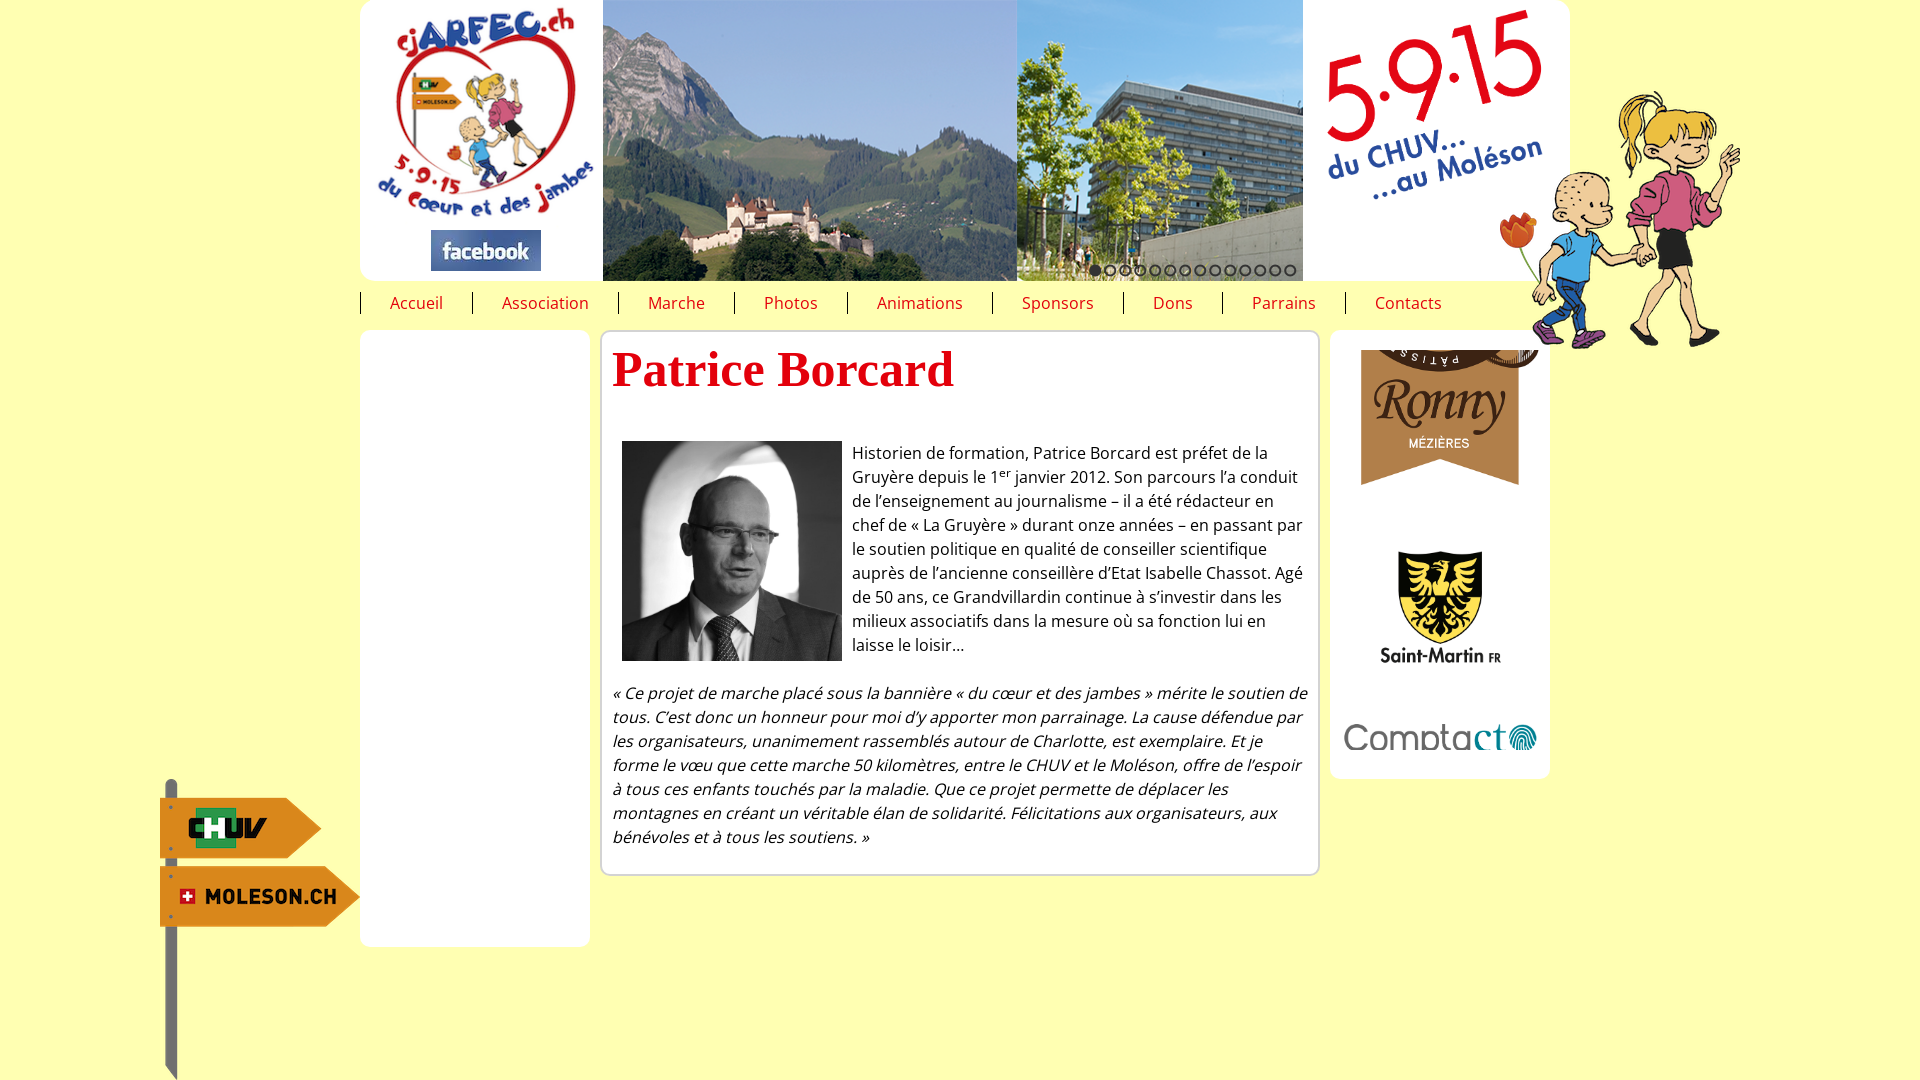 The image size is (1920, 1080). Describe the element at coordinates (1252, 270) in the screenshot. I see `'12'` at that location.